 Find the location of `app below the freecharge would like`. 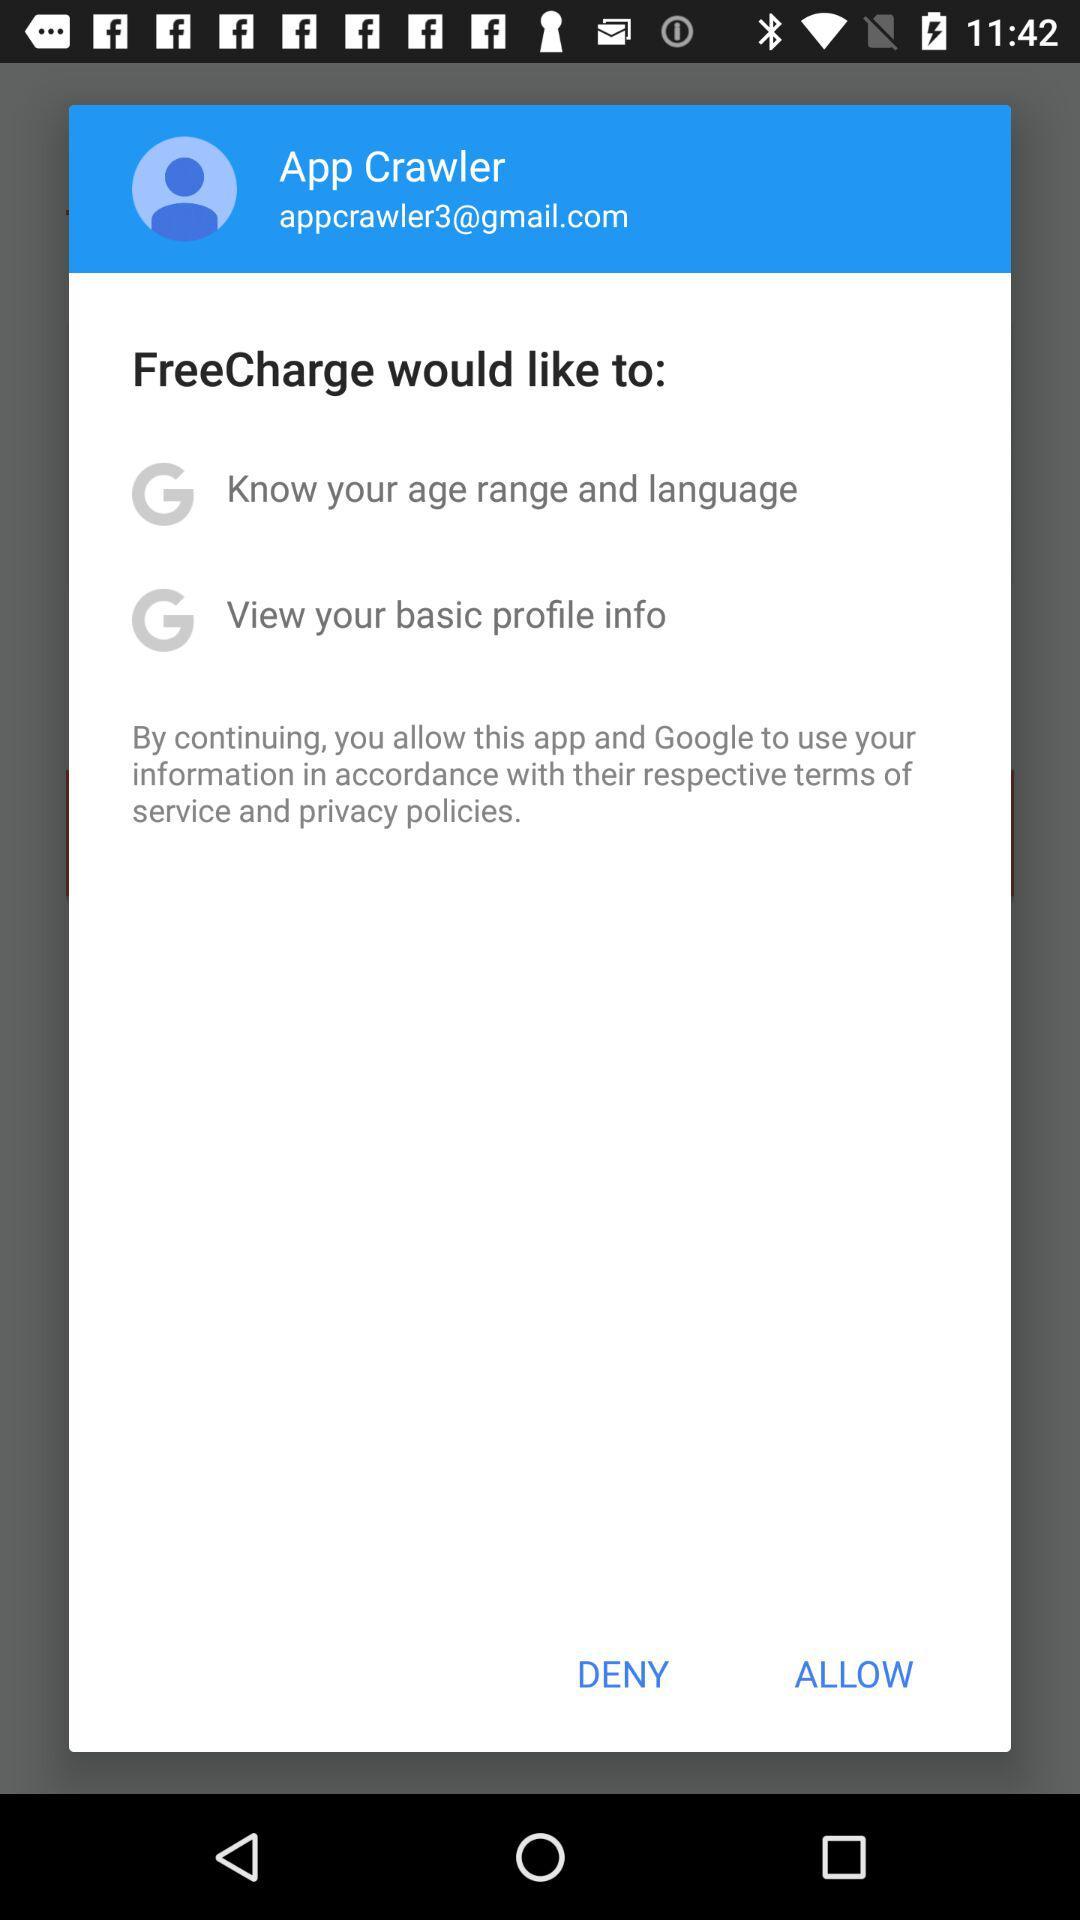

app below the freecharge would like is located at coordinates (511, 487).